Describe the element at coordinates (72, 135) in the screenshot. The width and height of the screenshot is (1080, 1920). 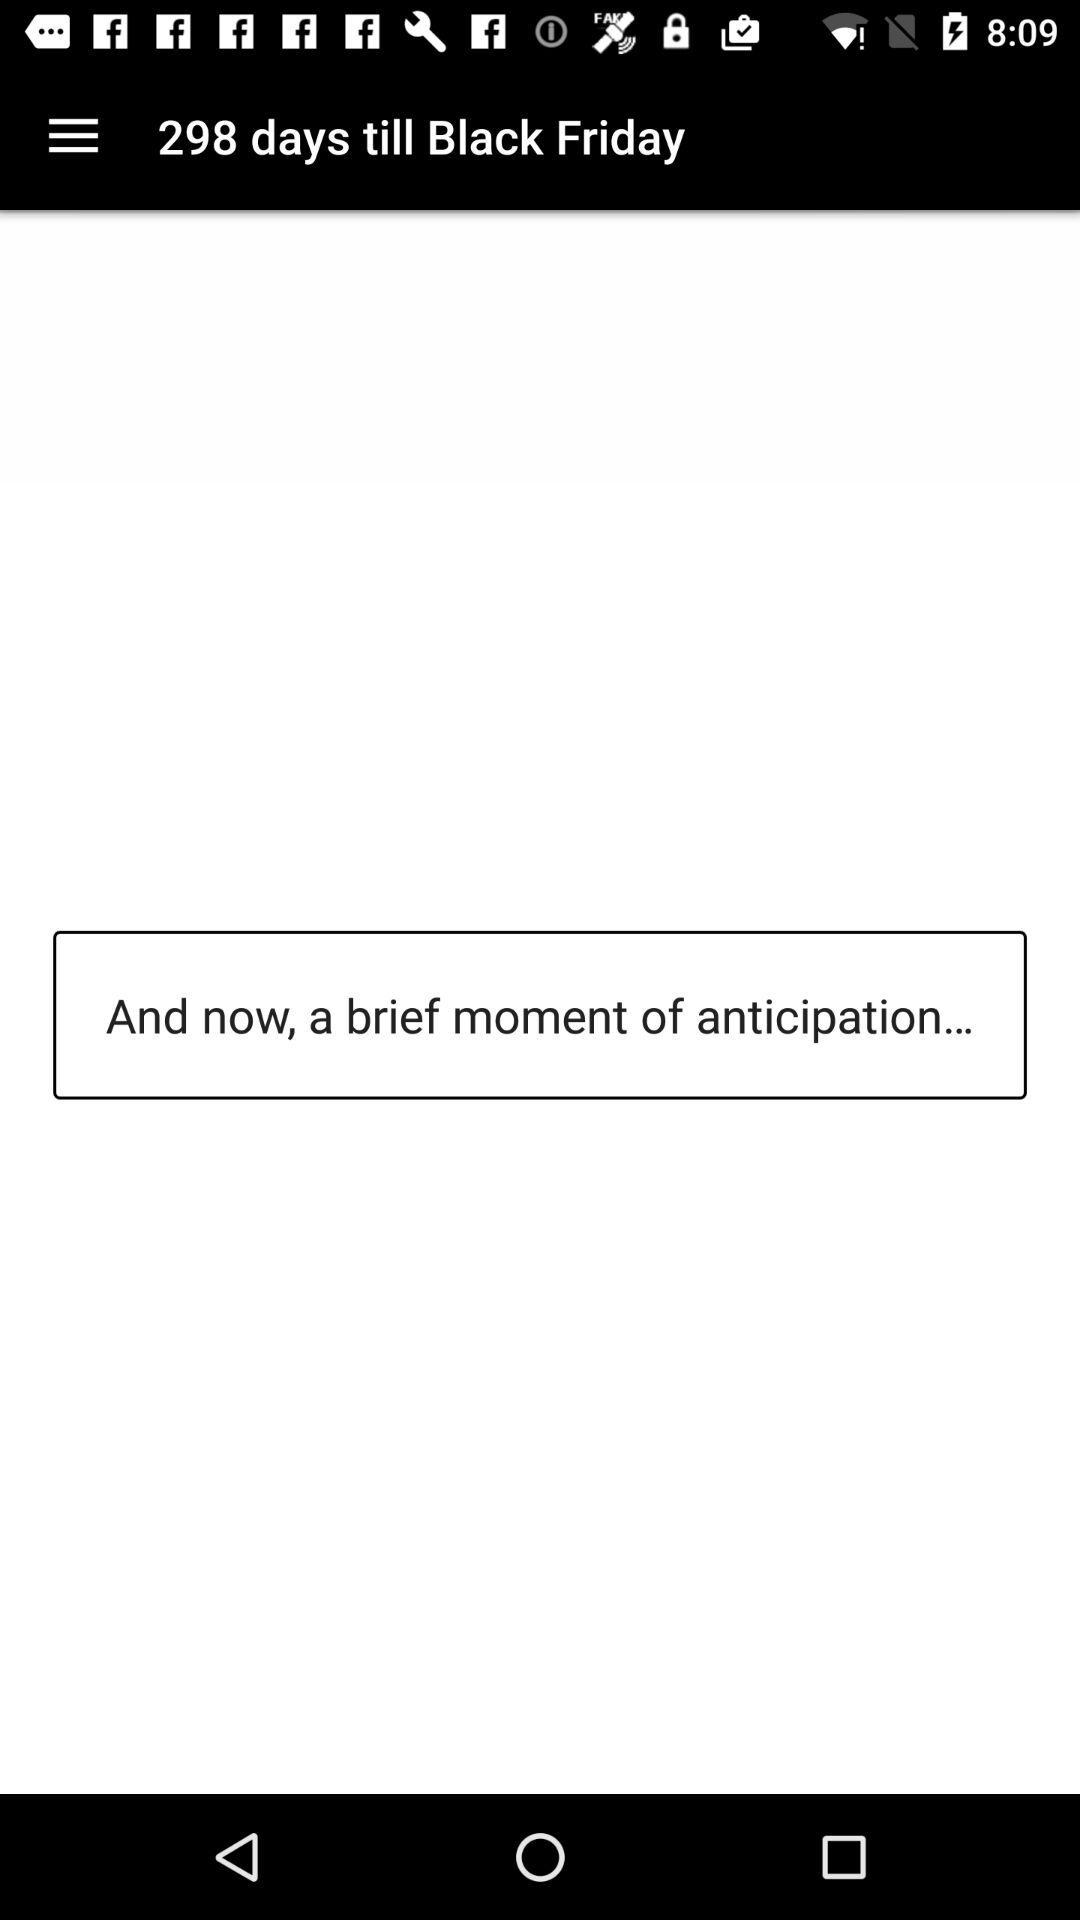
I see `item next to the 298 days till icon` at that location.